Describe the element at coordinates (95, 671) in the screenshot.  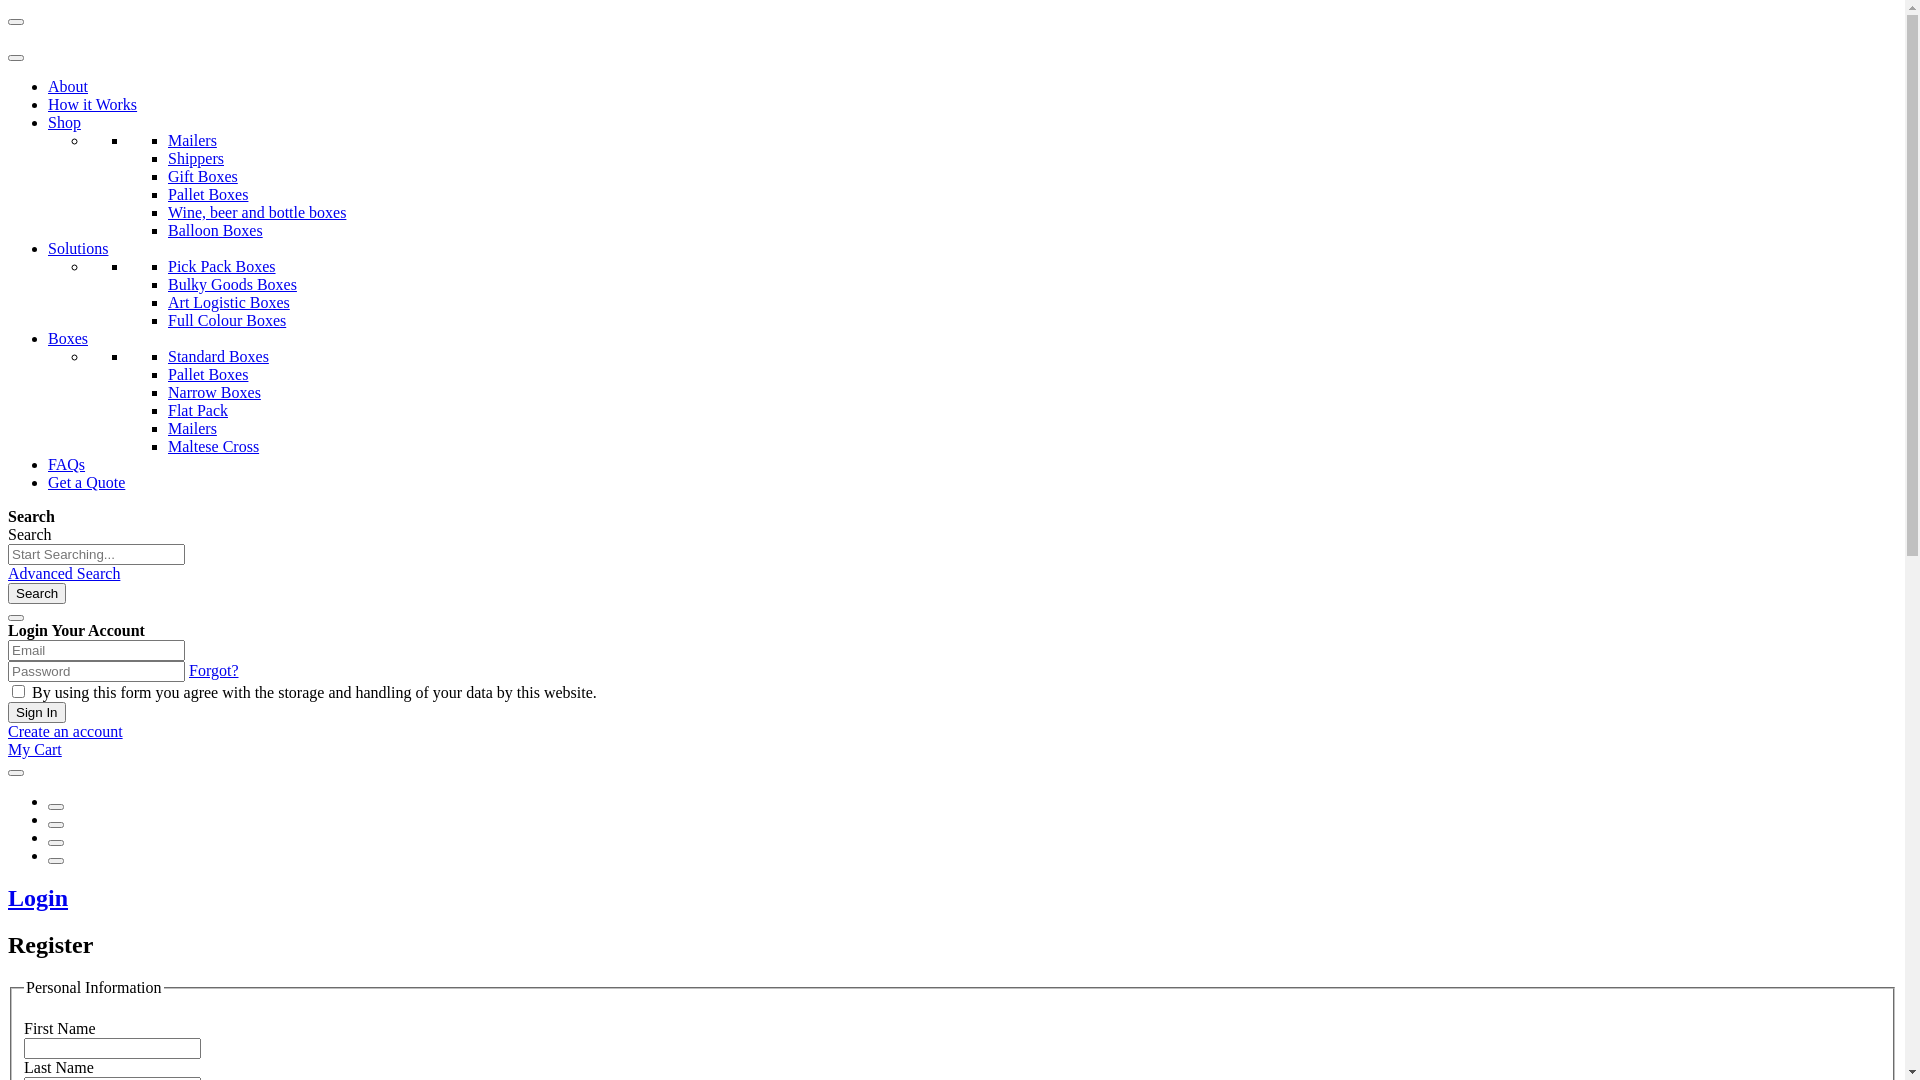
I see `'Password'` at that location.